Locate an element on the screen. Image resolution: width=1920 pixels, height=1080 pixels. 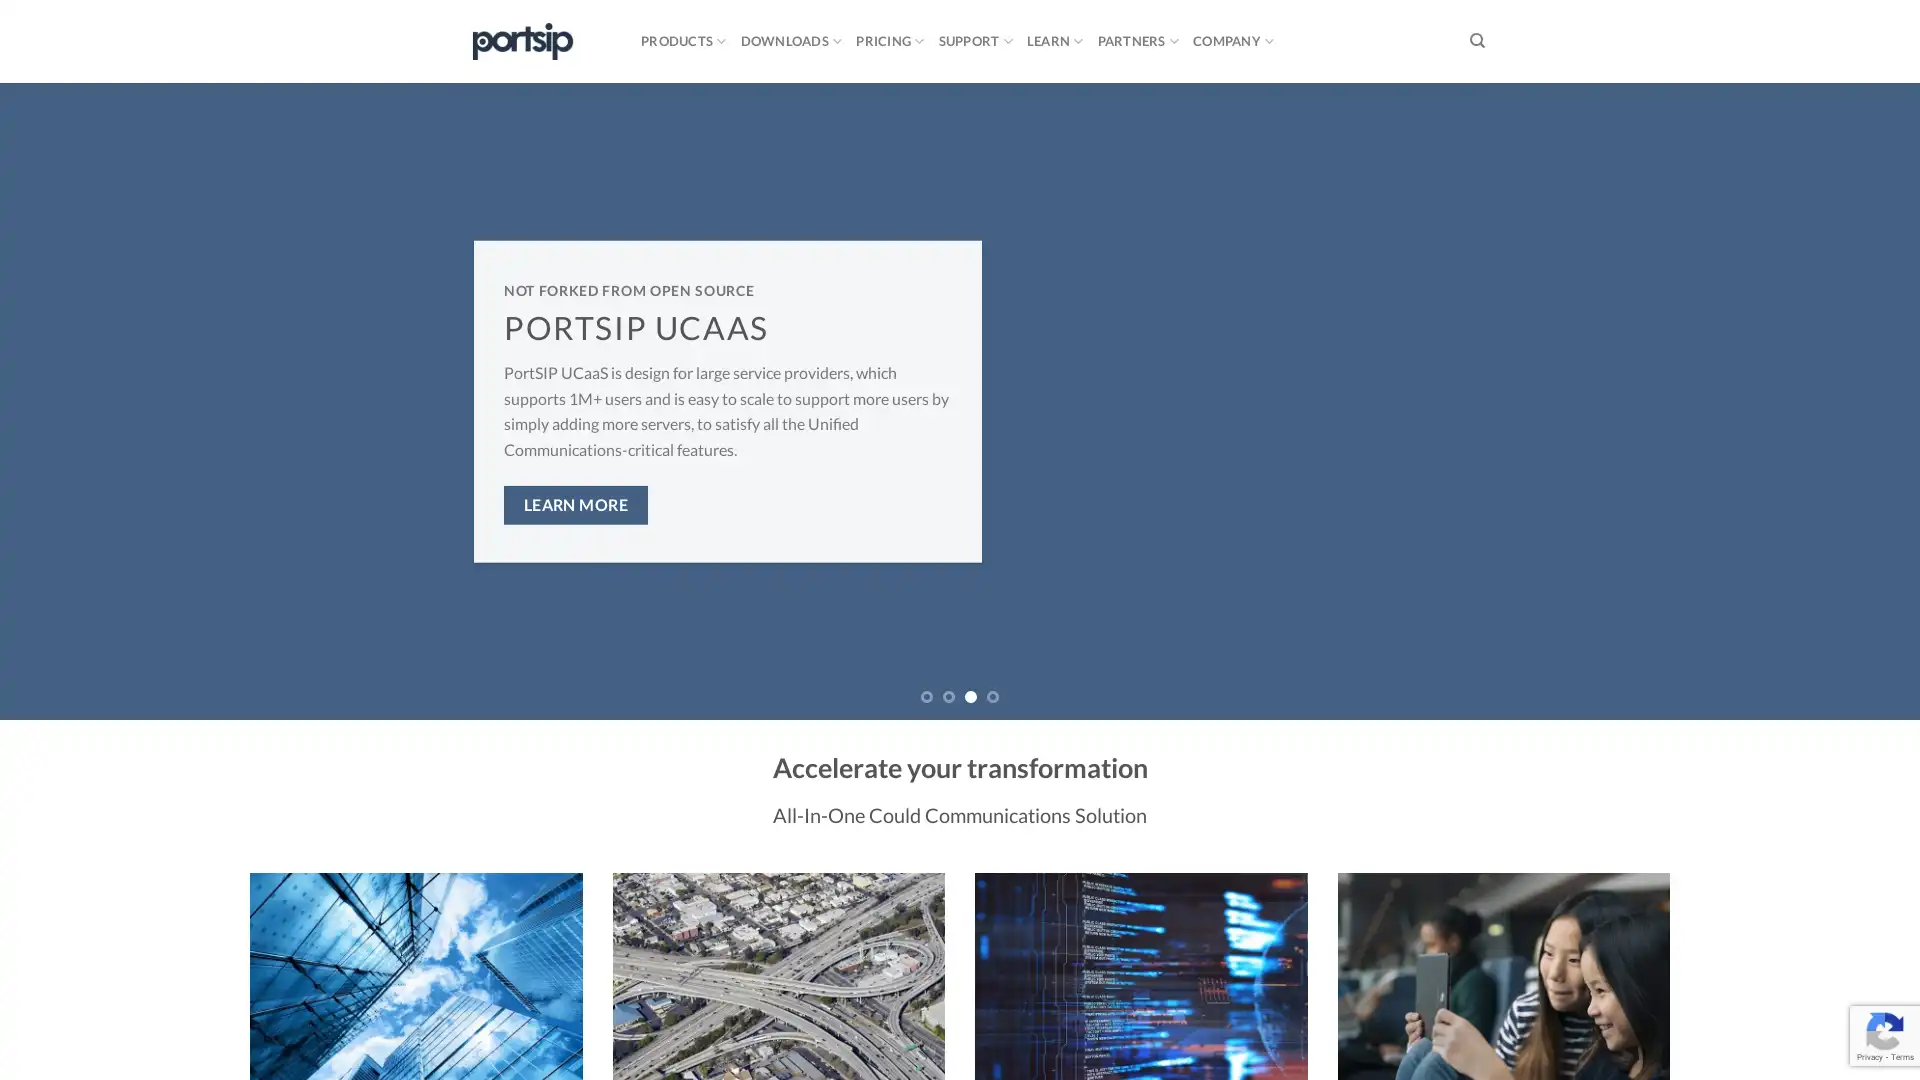
Previous is located at coordinates (62, 401).